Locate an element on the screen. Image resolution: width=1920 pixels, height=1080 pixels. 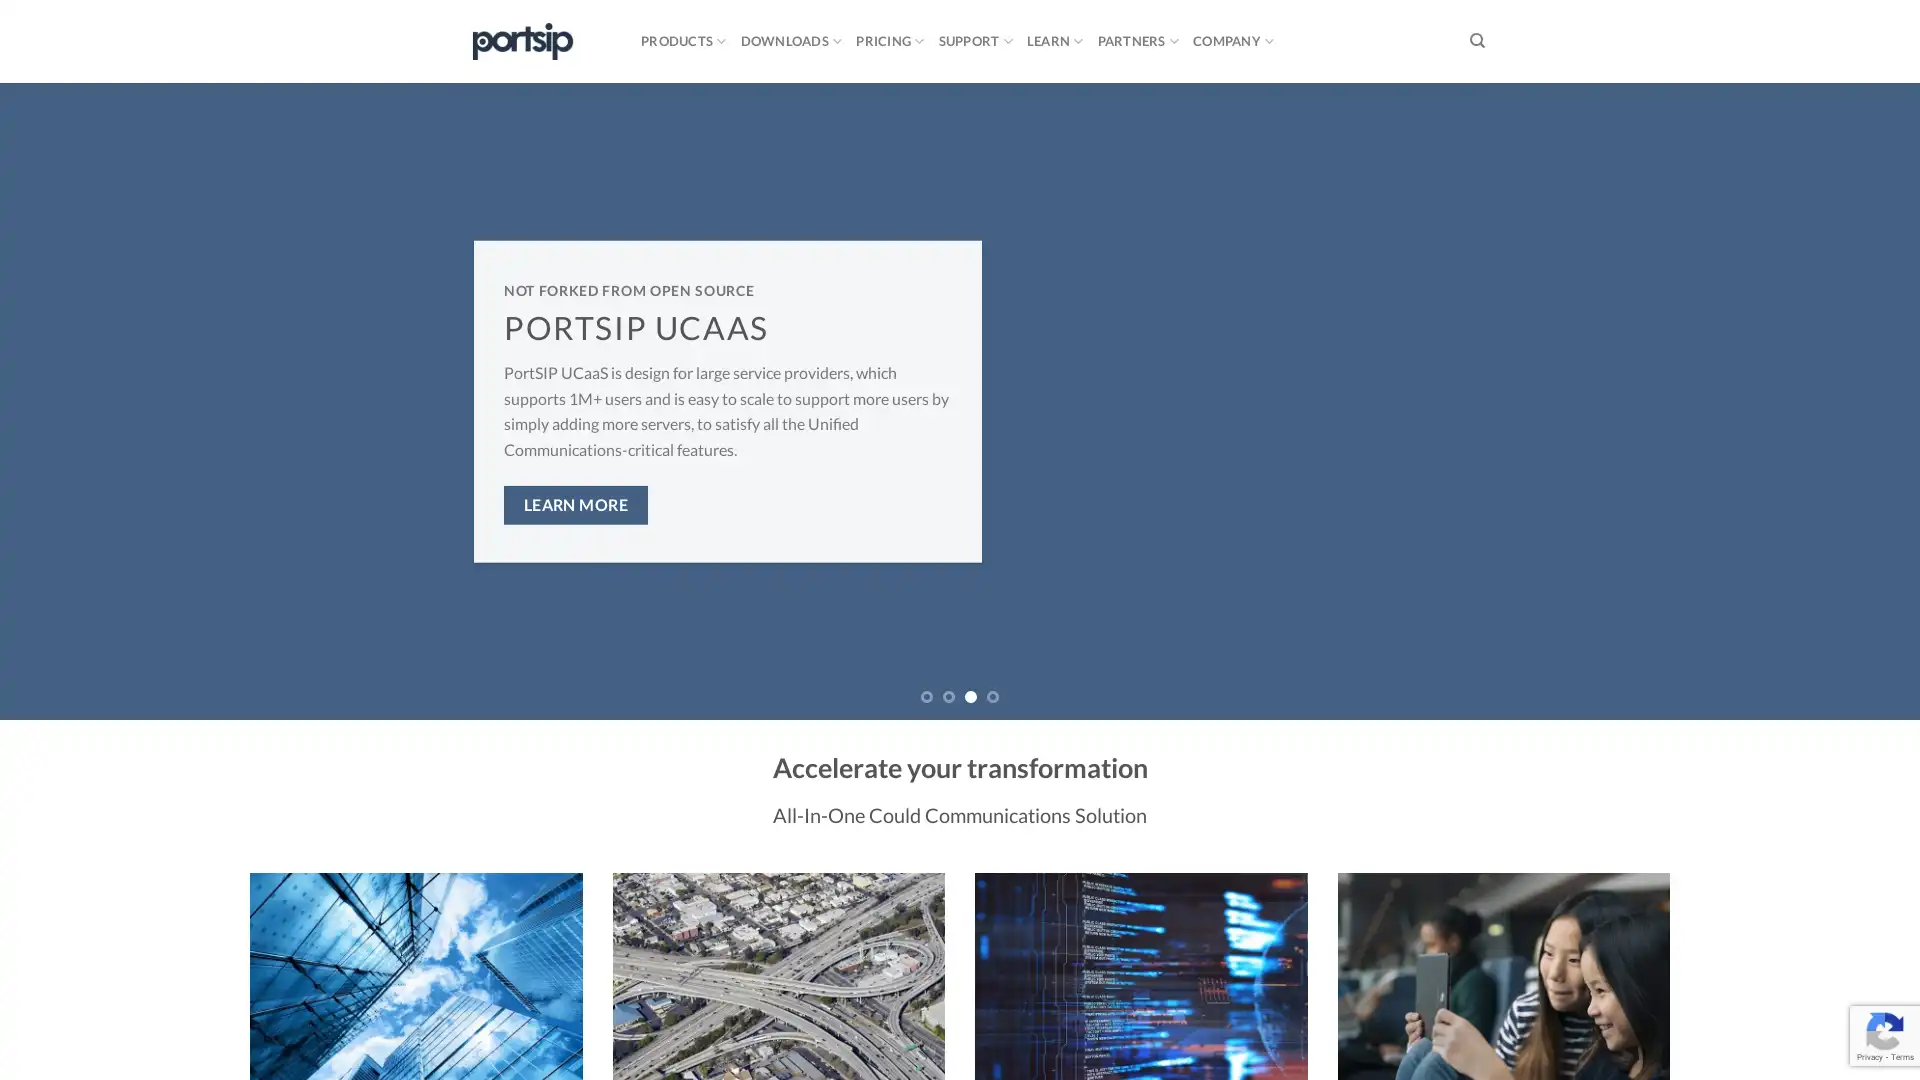
Previous is located at coordinates (62, 401).